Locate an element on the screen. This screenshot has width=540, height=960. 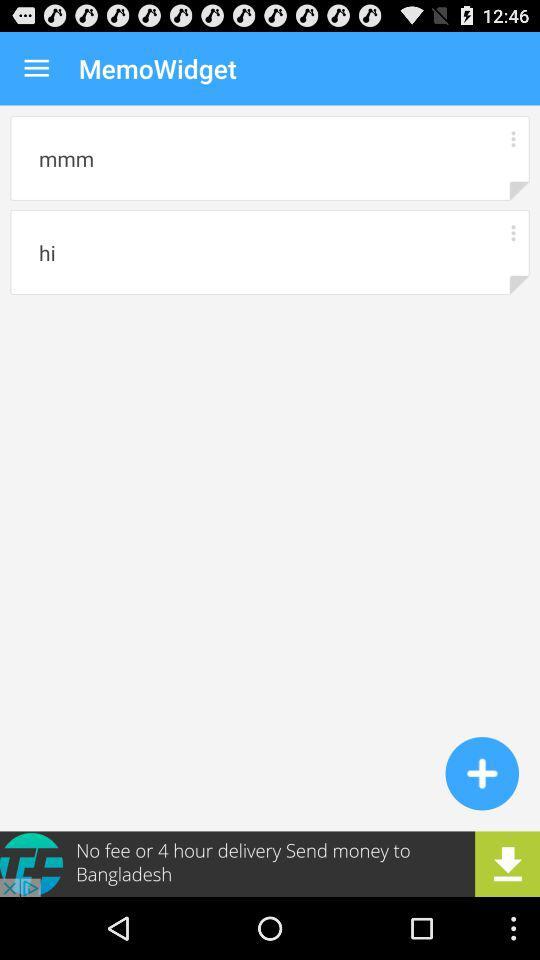
apps is located at coordinates (513, 137).